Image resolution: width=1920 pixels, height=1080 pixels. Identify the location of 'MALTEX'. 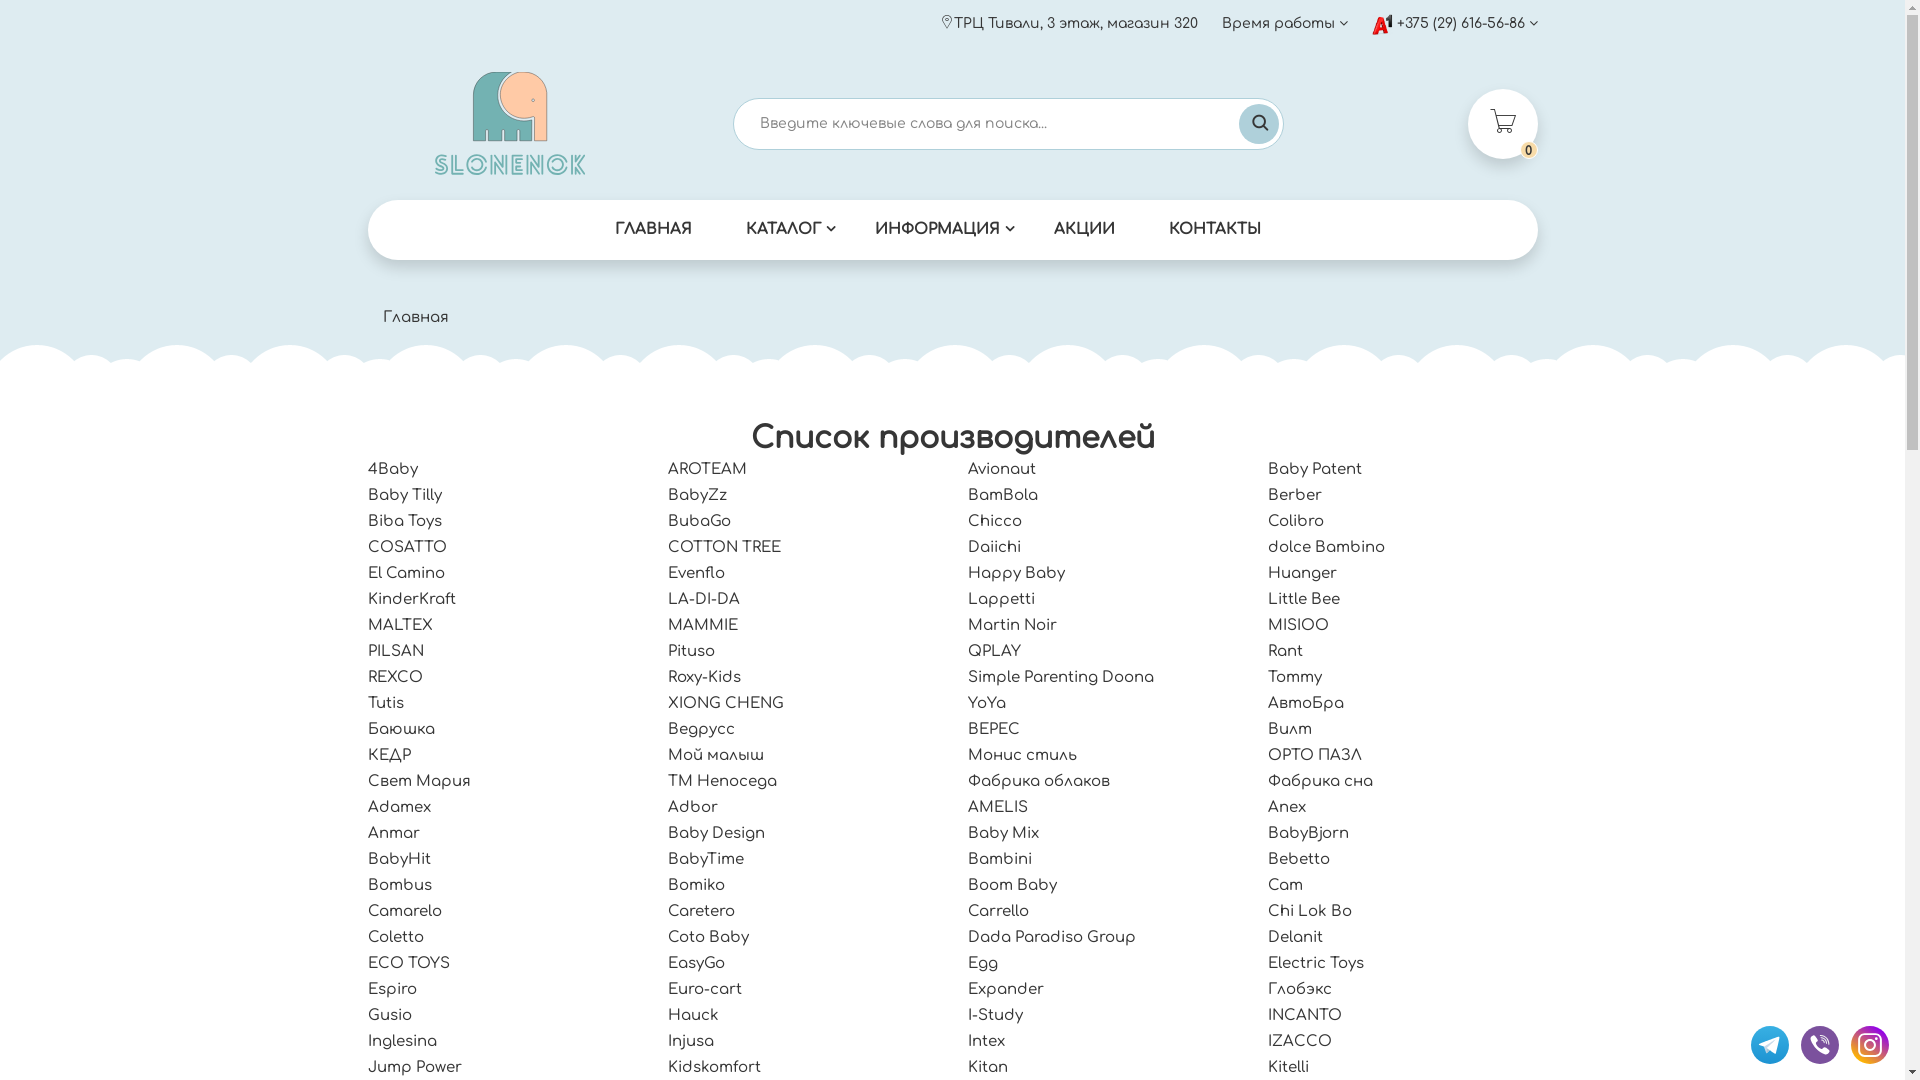
(400, 624).